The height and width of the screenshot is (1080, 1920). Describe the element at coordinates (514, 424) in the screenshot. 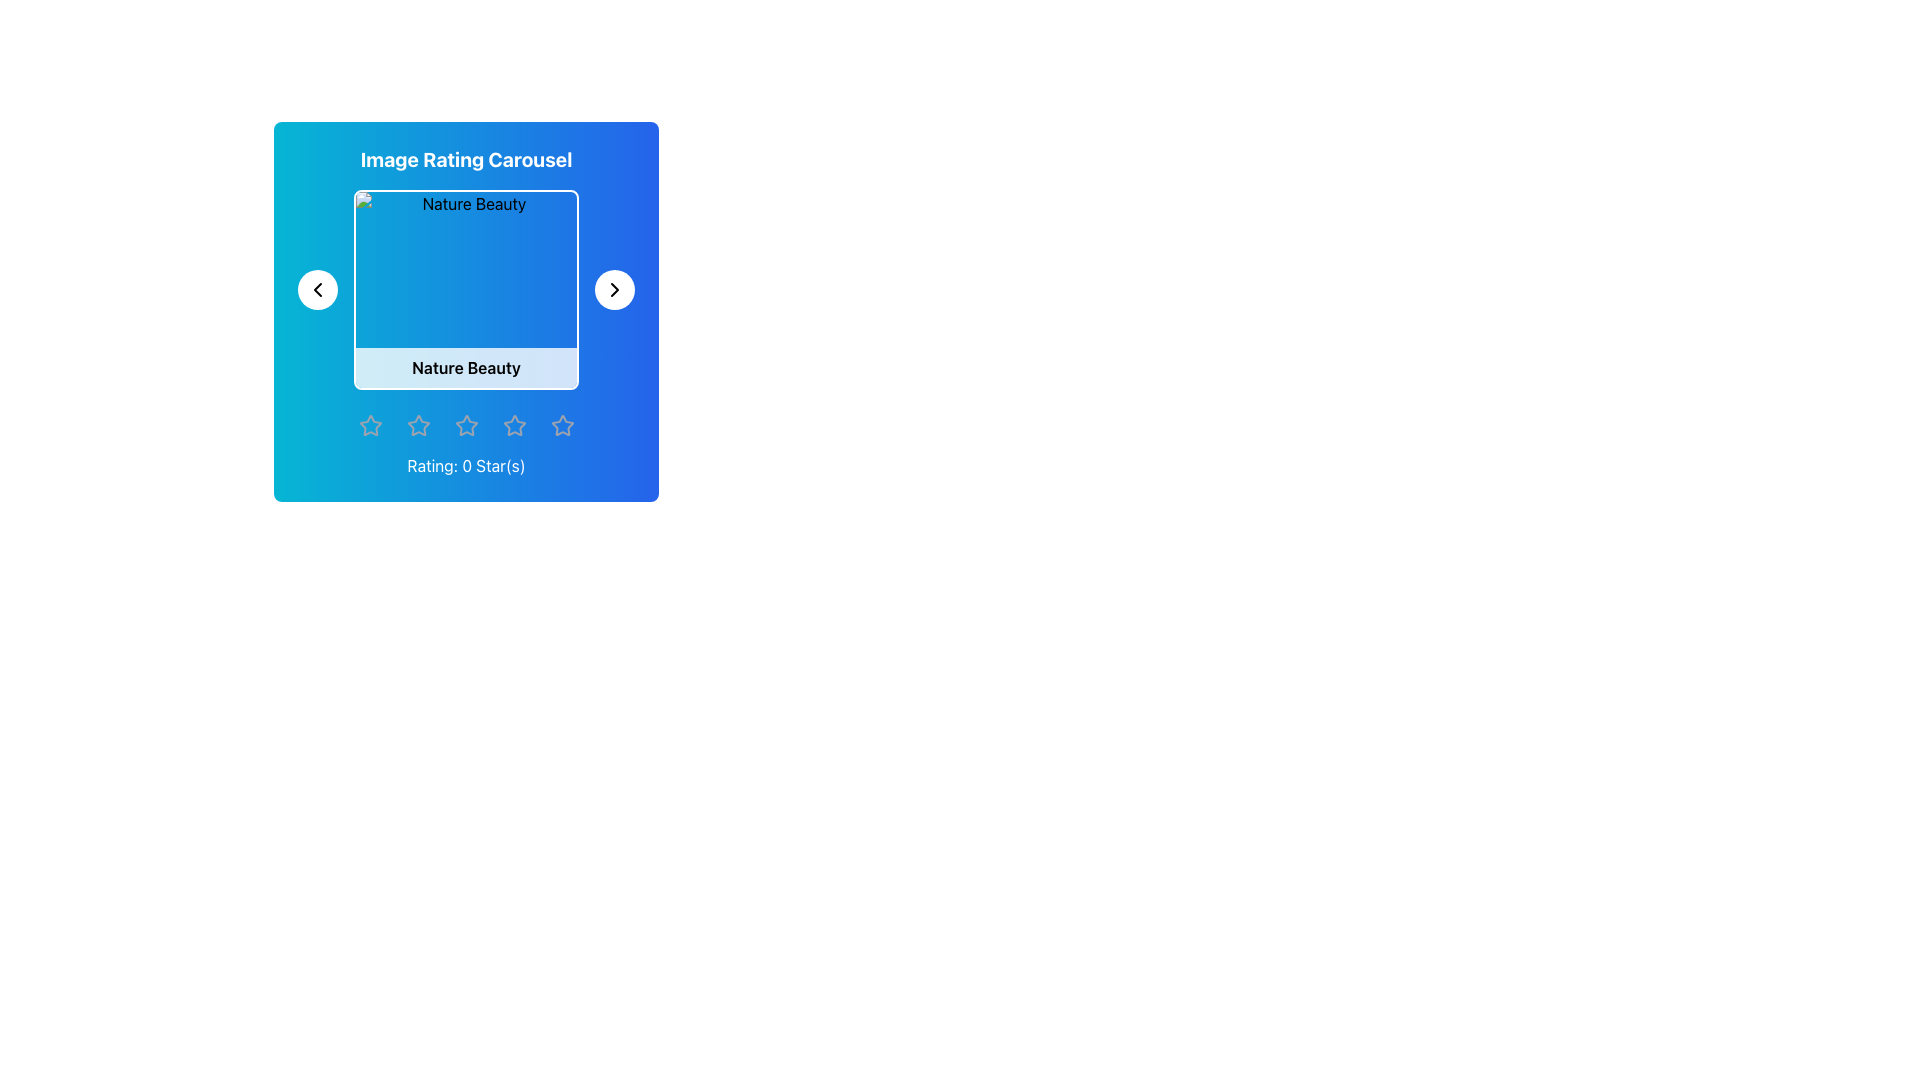

I see `the fourth star icon in the five-star rating component to provide a four-star rating` at that location.